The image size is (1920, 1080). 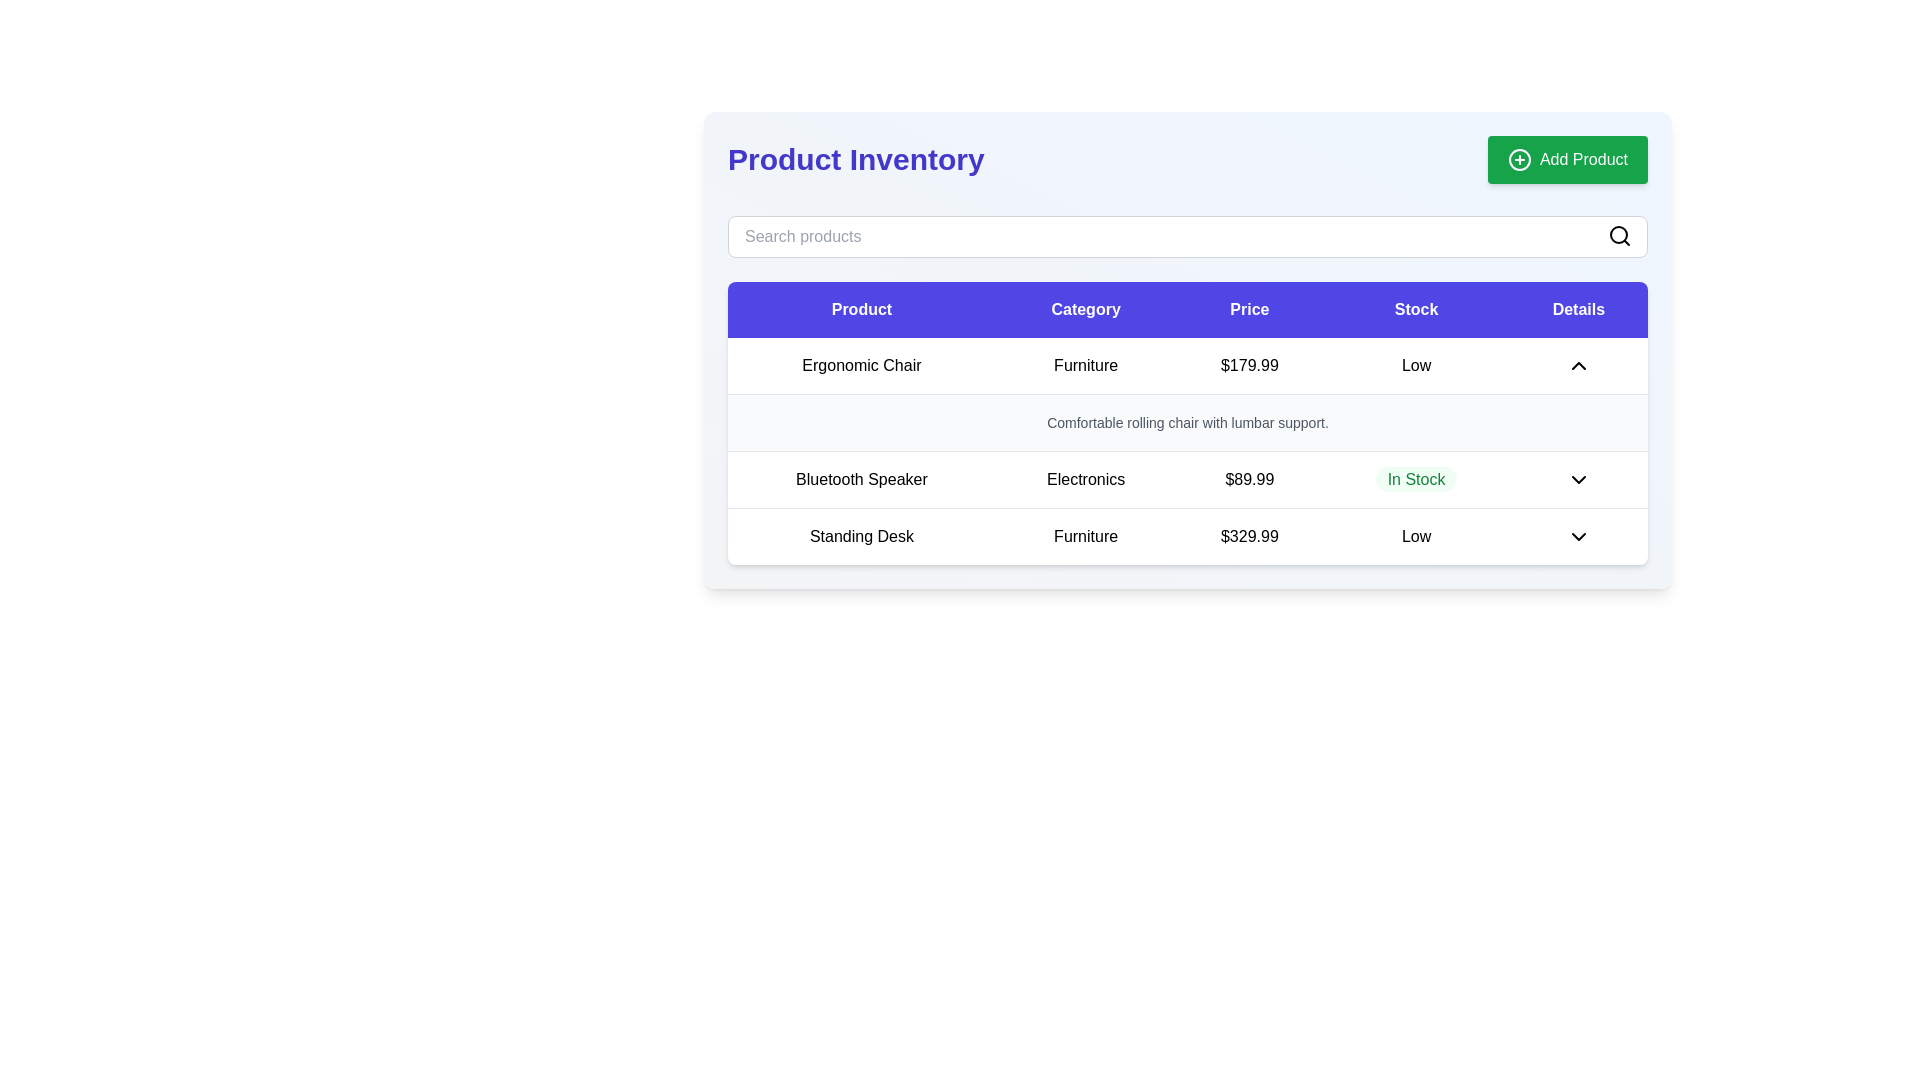 I want to click on the third row of the product details table for 'Standing Desk', so click(x=1188, y=535).